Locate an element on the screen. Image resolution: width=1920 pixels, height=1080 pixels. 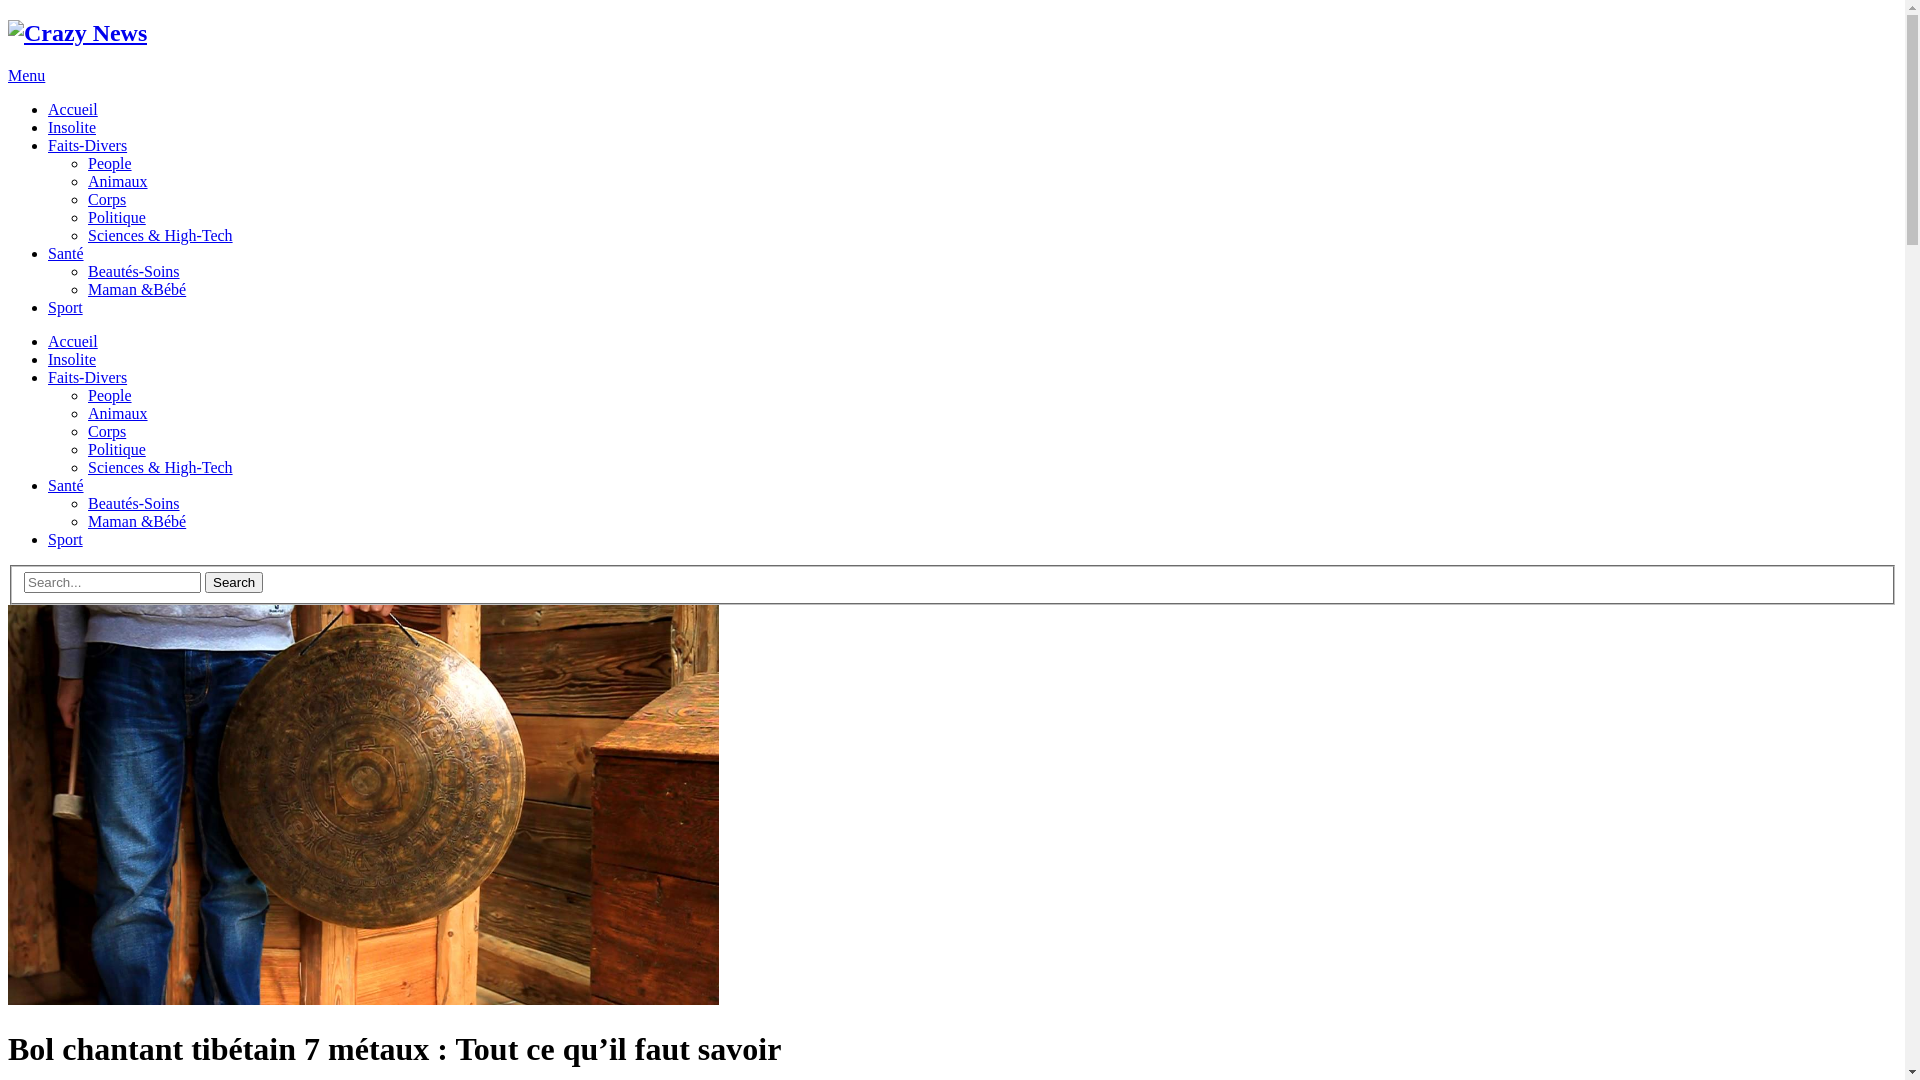
'Corps' is located at coordinates (105, 430).